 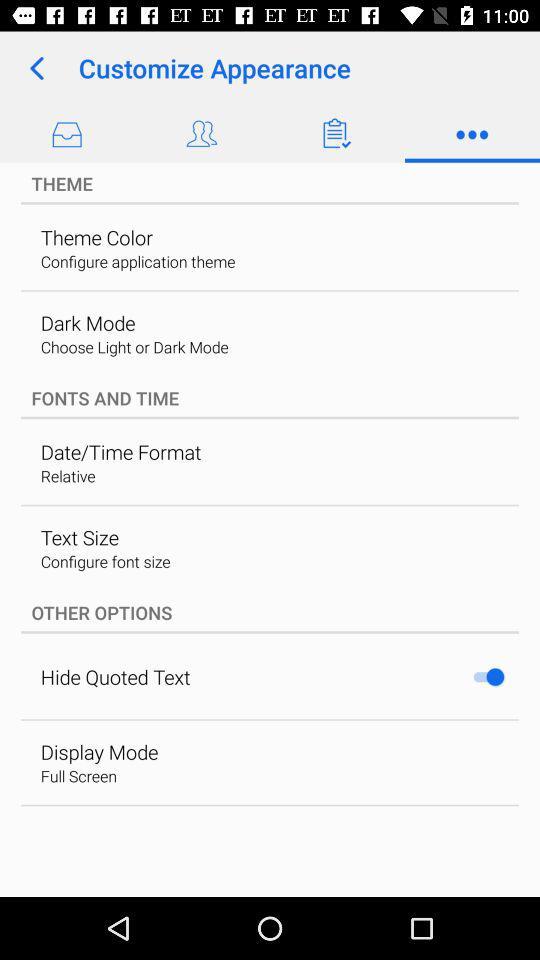 What do you see at coordinates (270, 611) in the screenshot?
I see `item below configure font size` at bounding box center [270, 611].